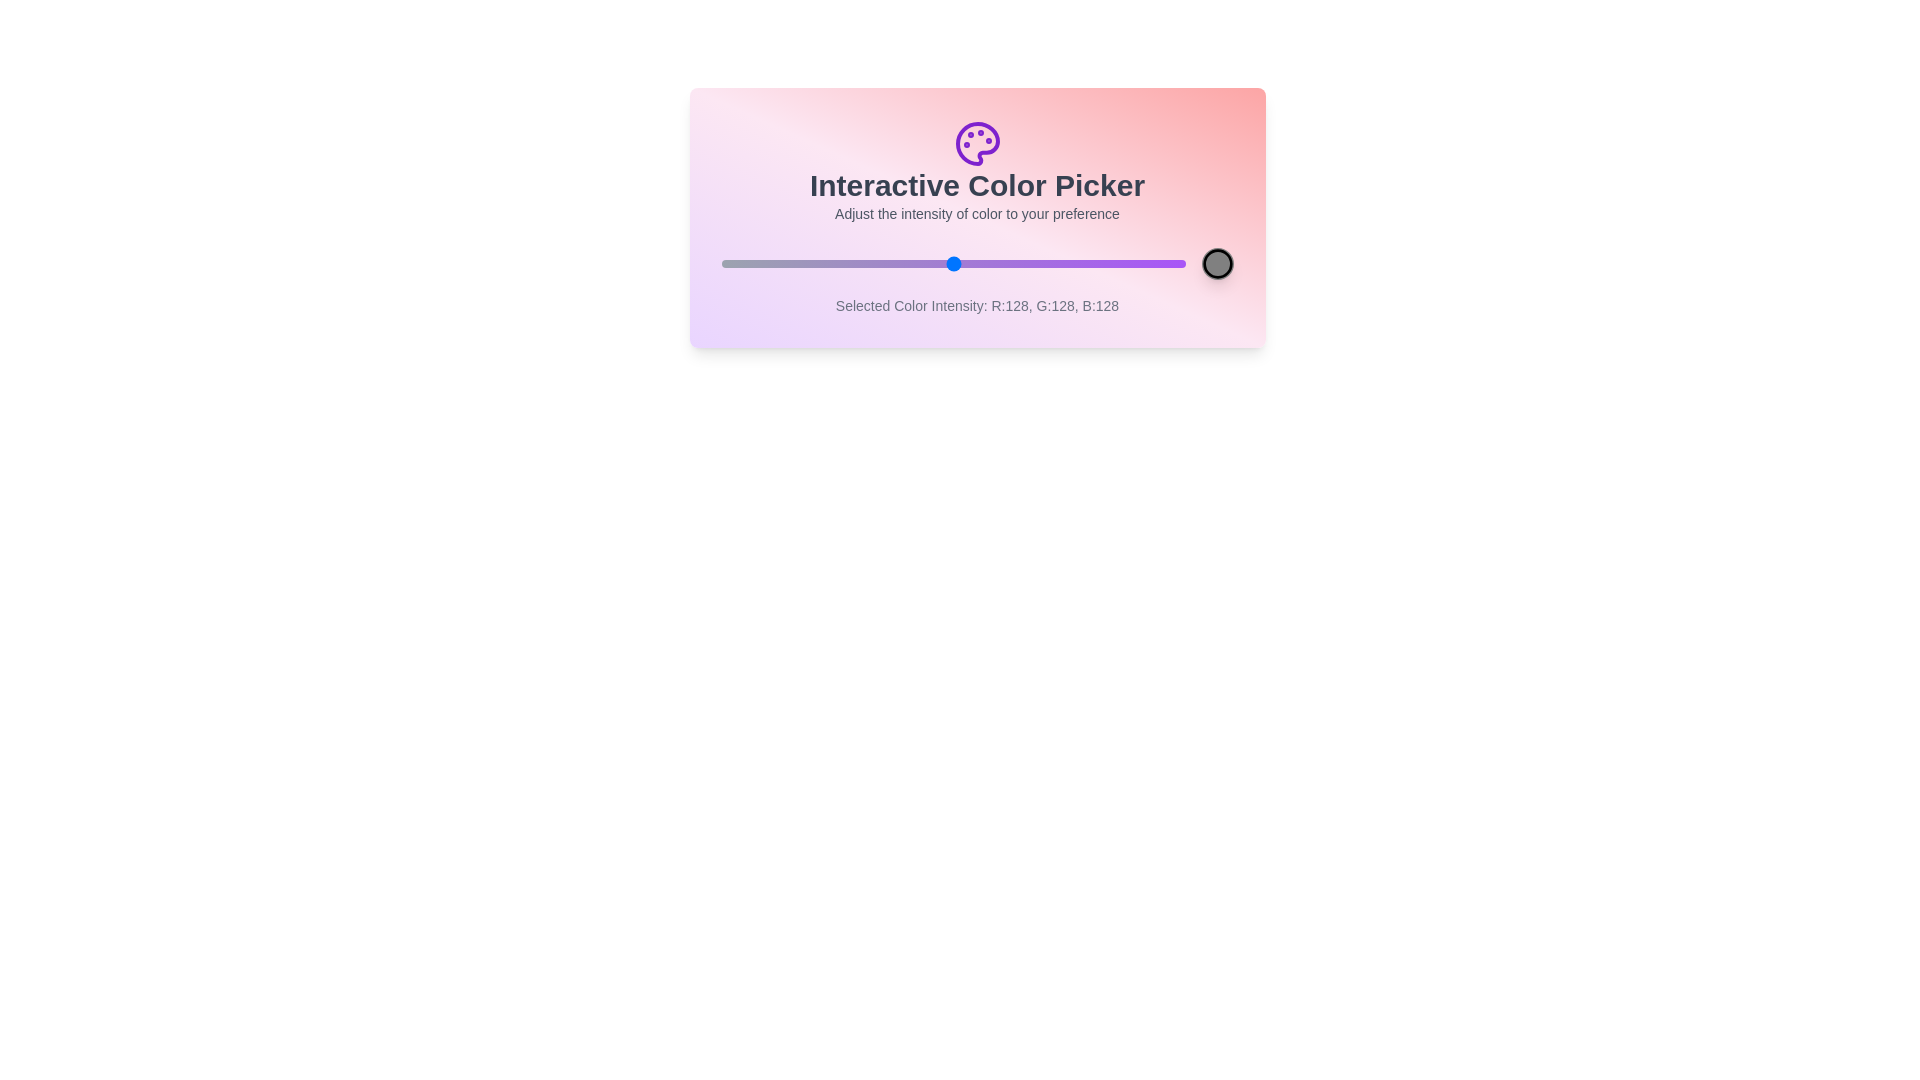 This screenshot has width=1920, height=1080. Describe the element at coordinates (1097, 262) in the screenshot. I see `the color intensity to 208 by dragging the slider` at that location.